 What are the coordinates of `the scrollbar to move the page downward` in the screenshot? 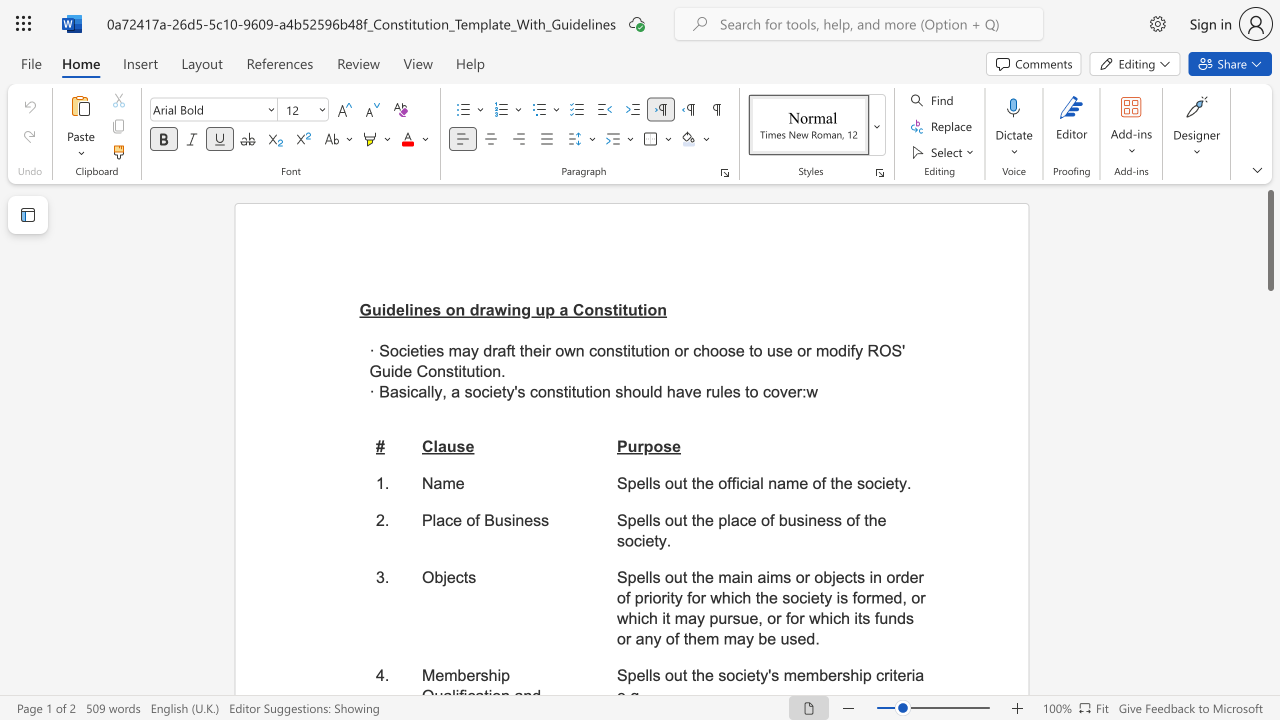 It's located at (1269, 310).